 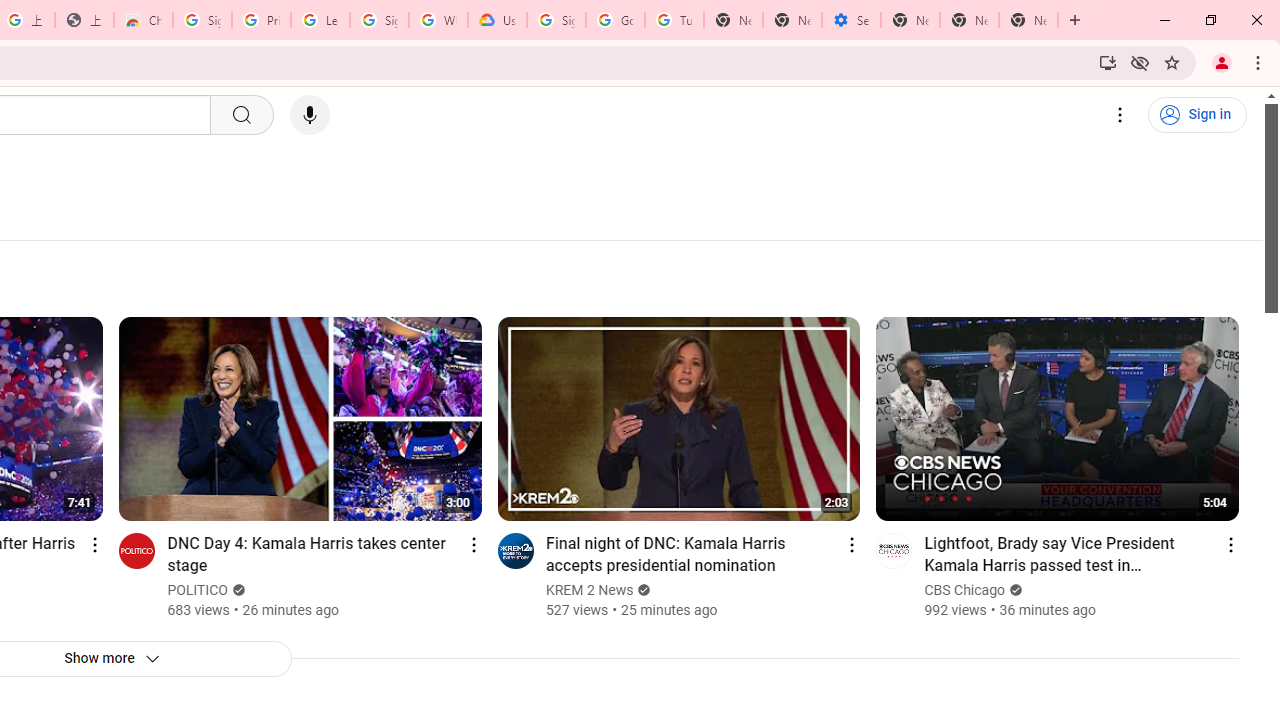 What do you see at coordinates (240, 115) in the screenshot?
I see `'Search'` at bounding box center [240, 115].